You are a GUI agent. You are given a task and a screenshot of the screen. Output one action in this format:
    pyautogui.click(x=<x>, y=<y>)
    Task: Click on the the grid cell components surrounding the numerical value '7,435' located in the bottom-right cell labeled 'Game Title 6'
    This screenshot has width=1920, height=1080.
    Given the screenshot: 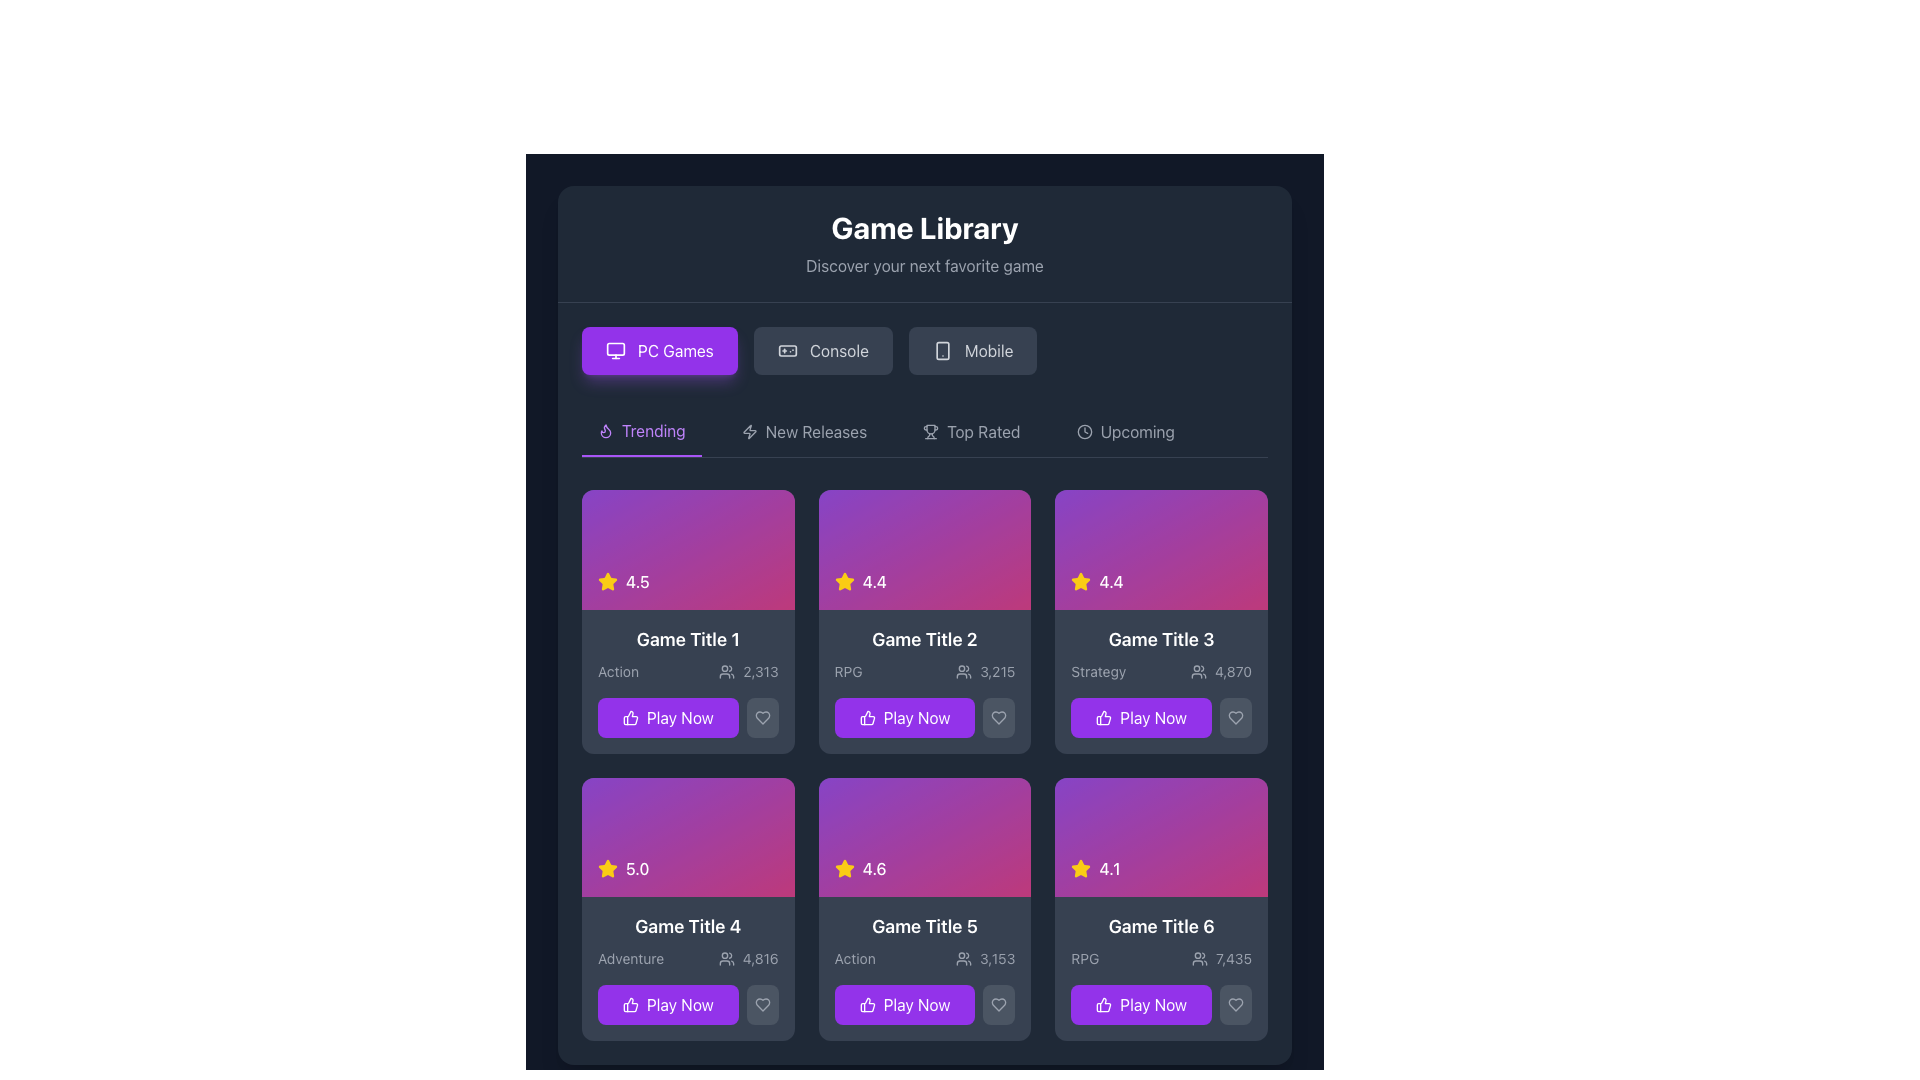 What is the action you would take?
    pyautogui.click(x=1221, y=958)
    